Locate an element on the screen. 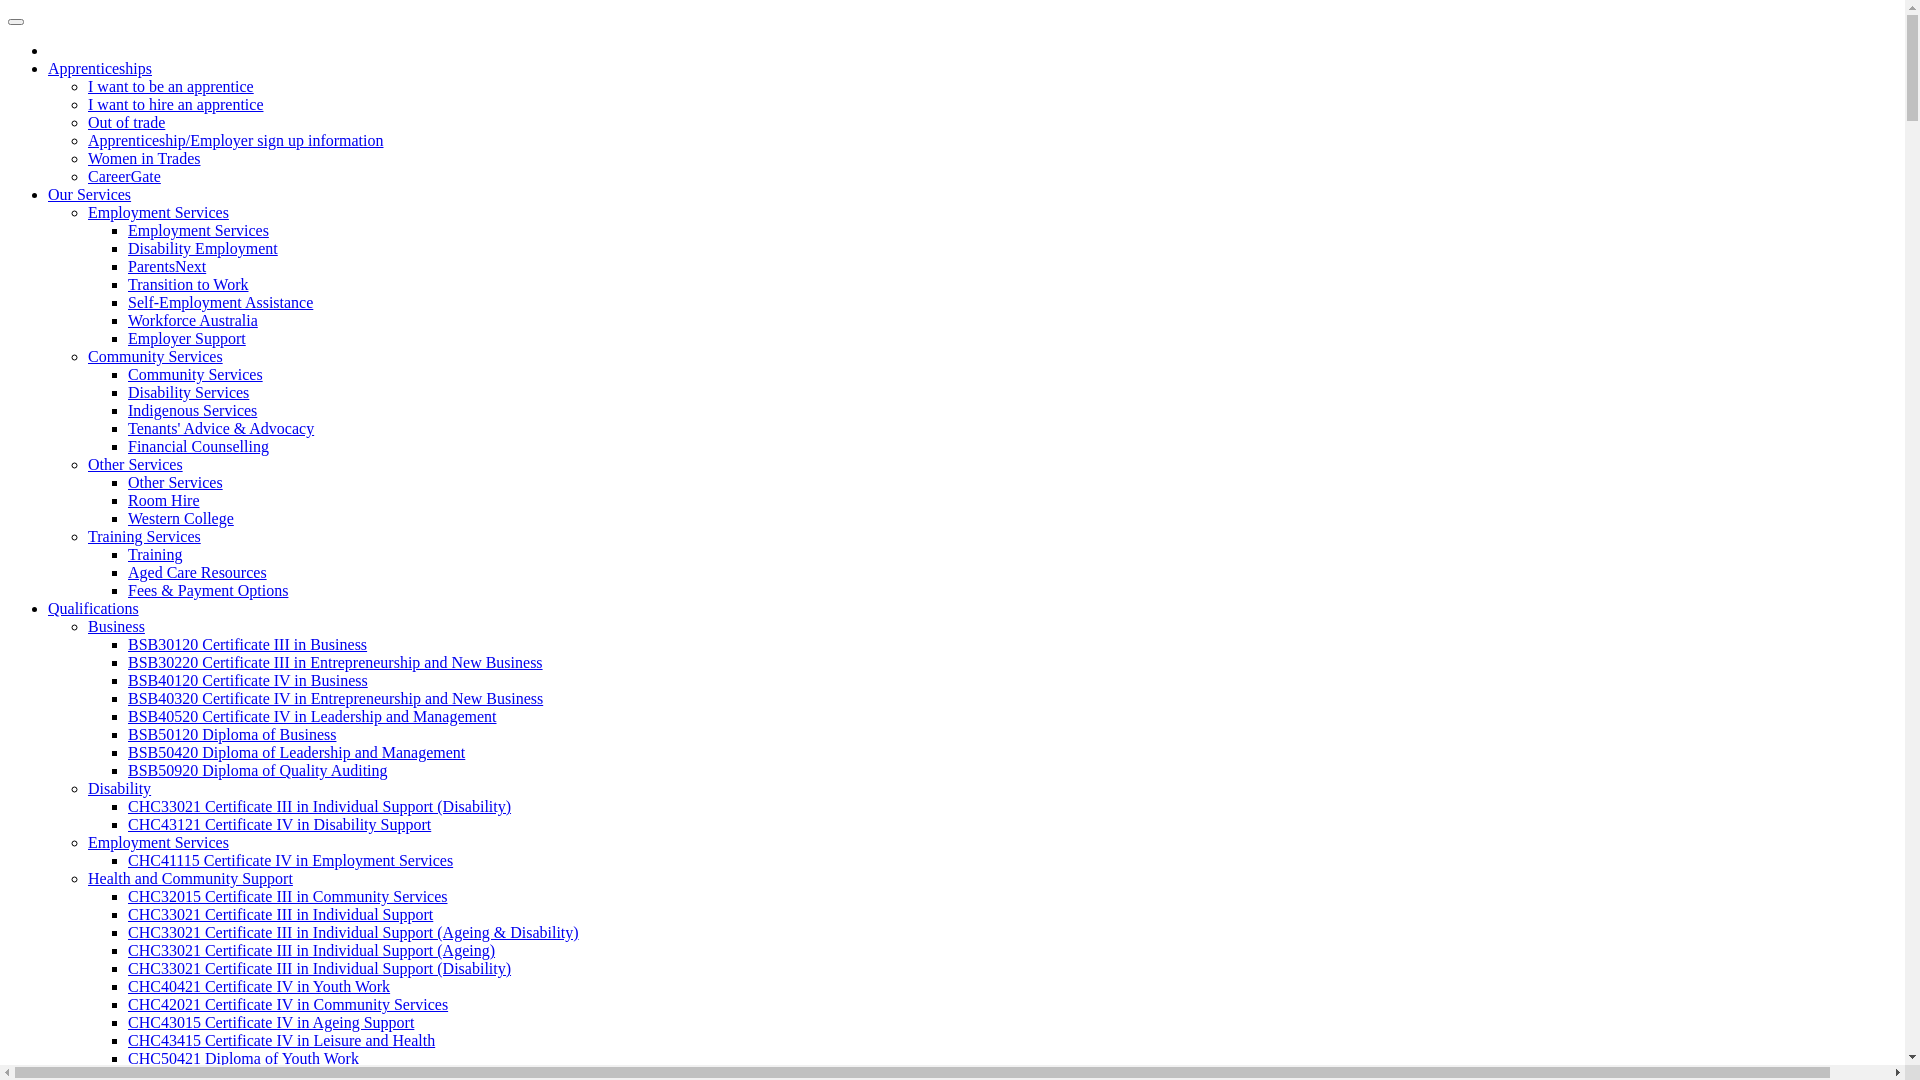  'Employer Support' is located at coordinates (187, 337).